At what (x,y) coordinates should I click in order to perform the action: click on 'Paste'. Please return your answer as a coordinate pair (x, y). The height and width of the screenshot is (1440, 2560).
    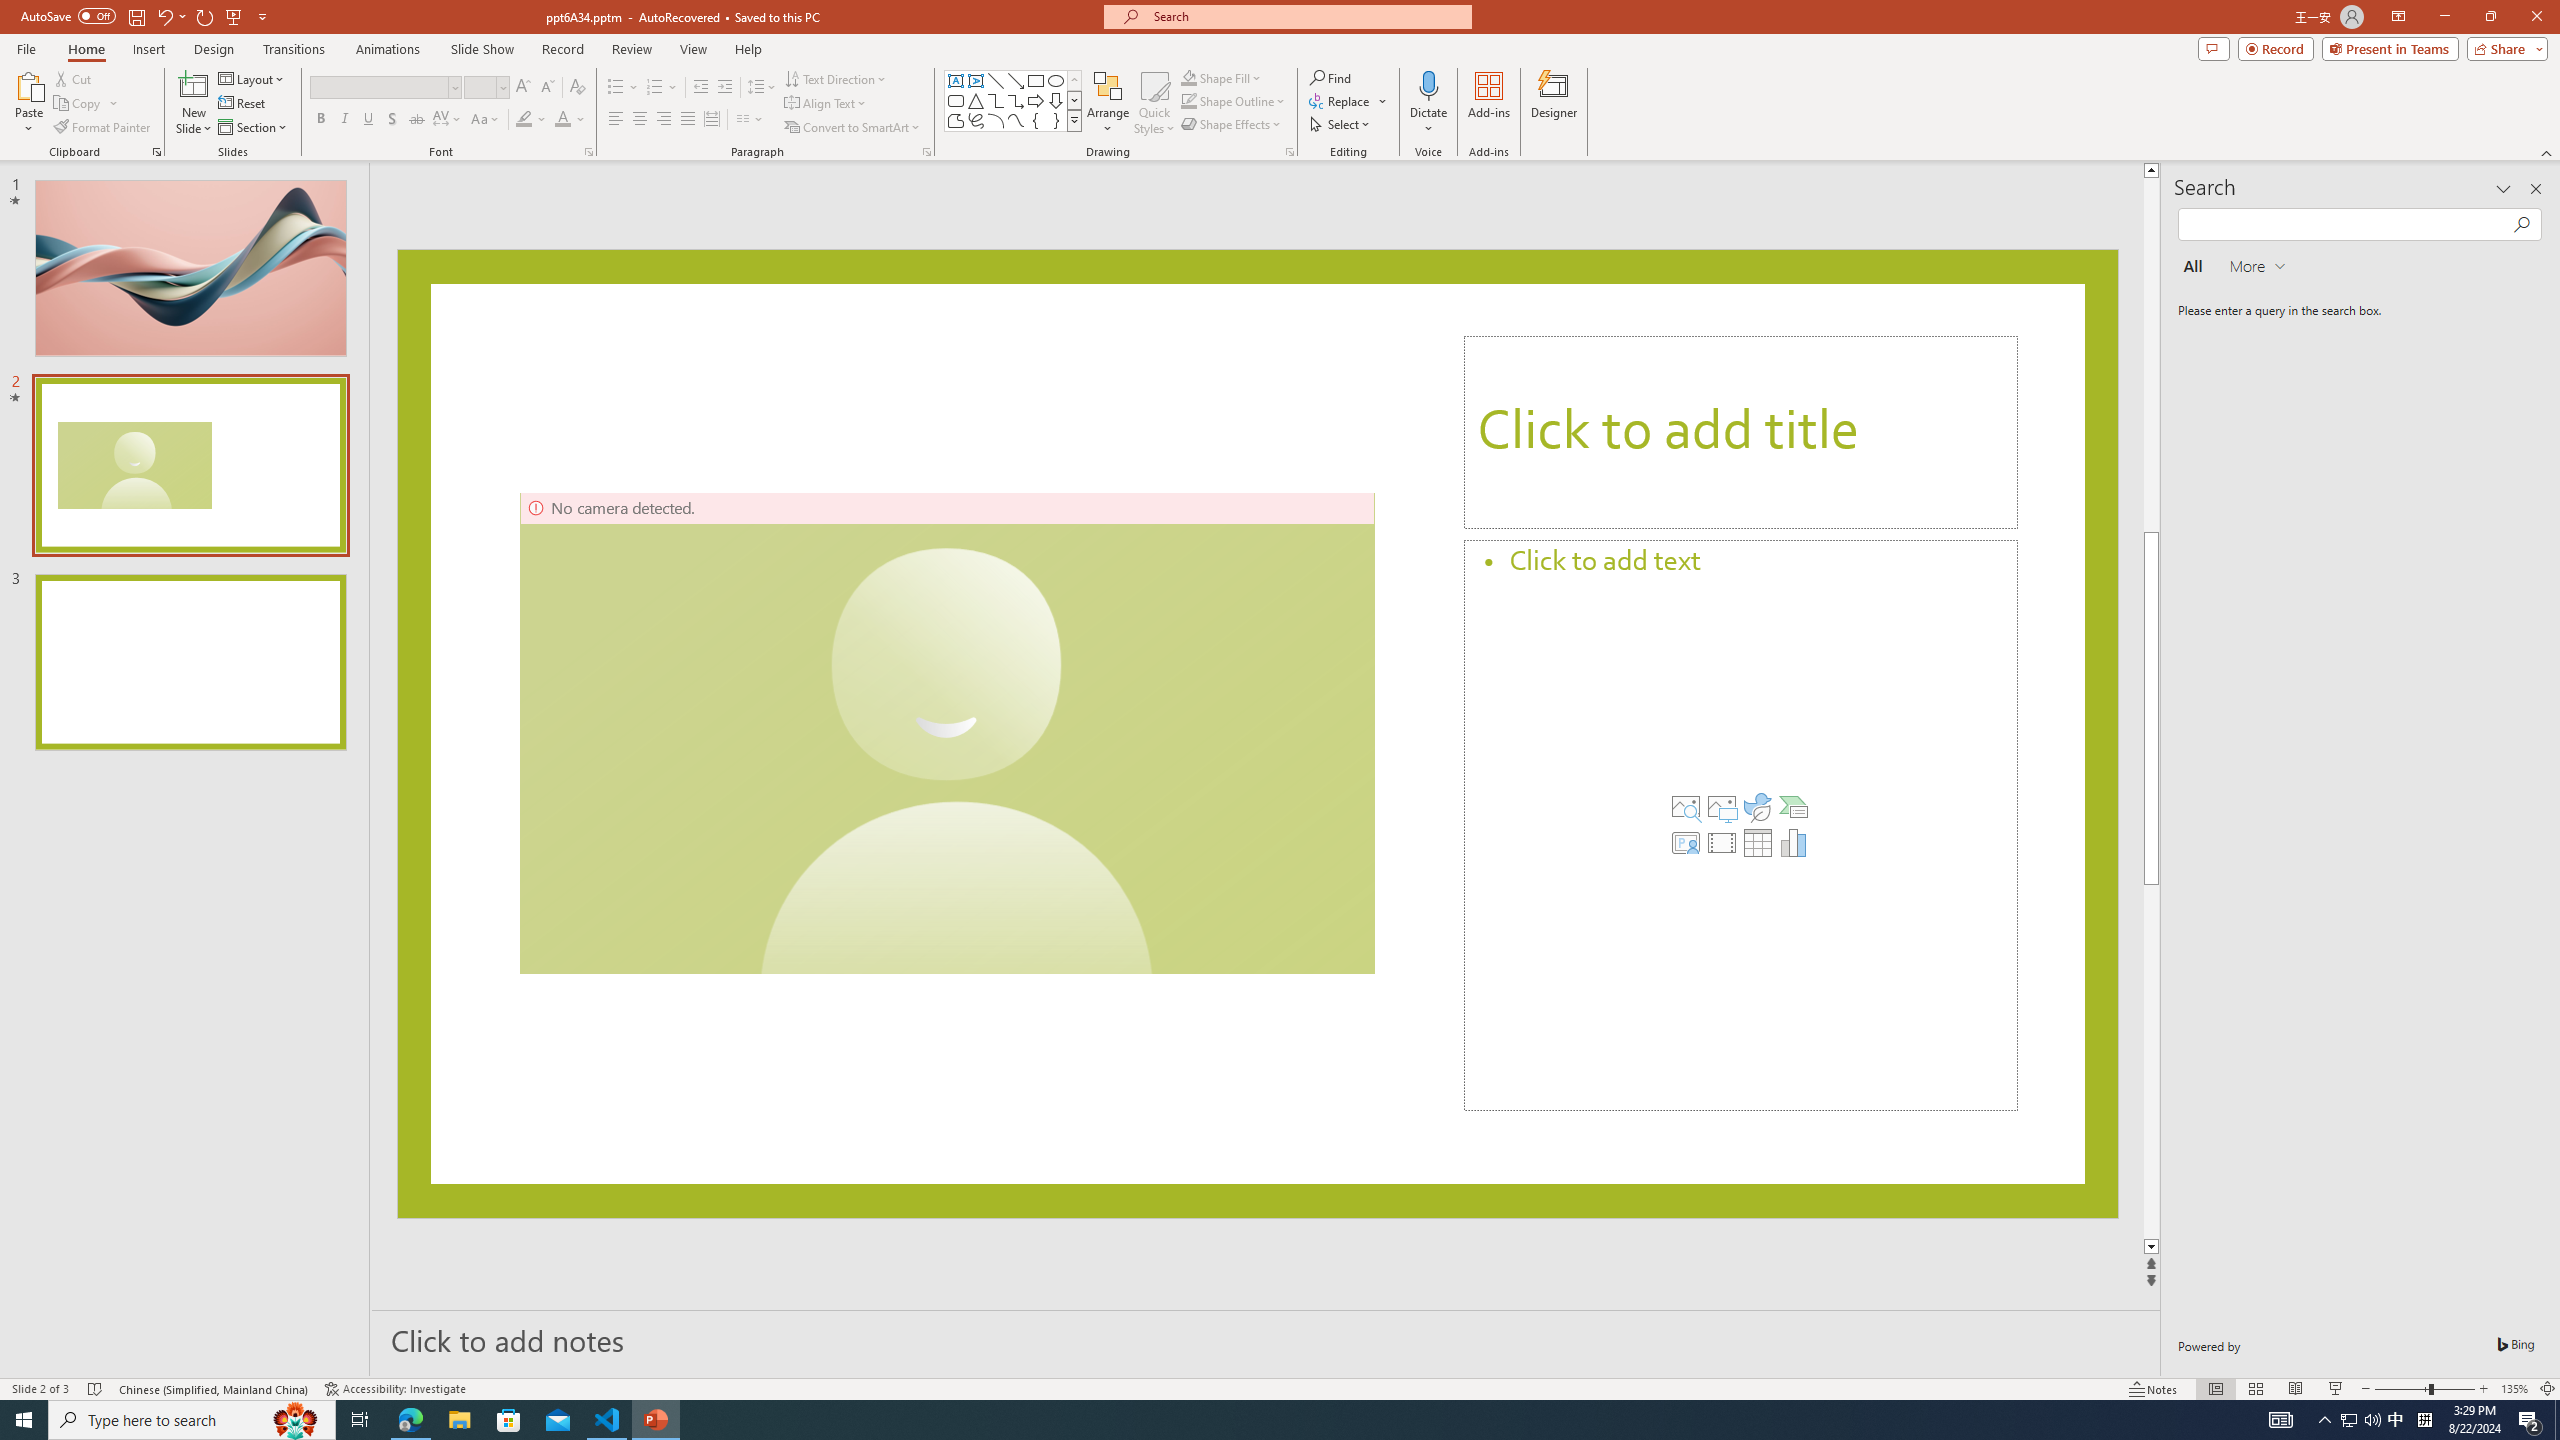
    Looking at the image, I should click on (28, 84).